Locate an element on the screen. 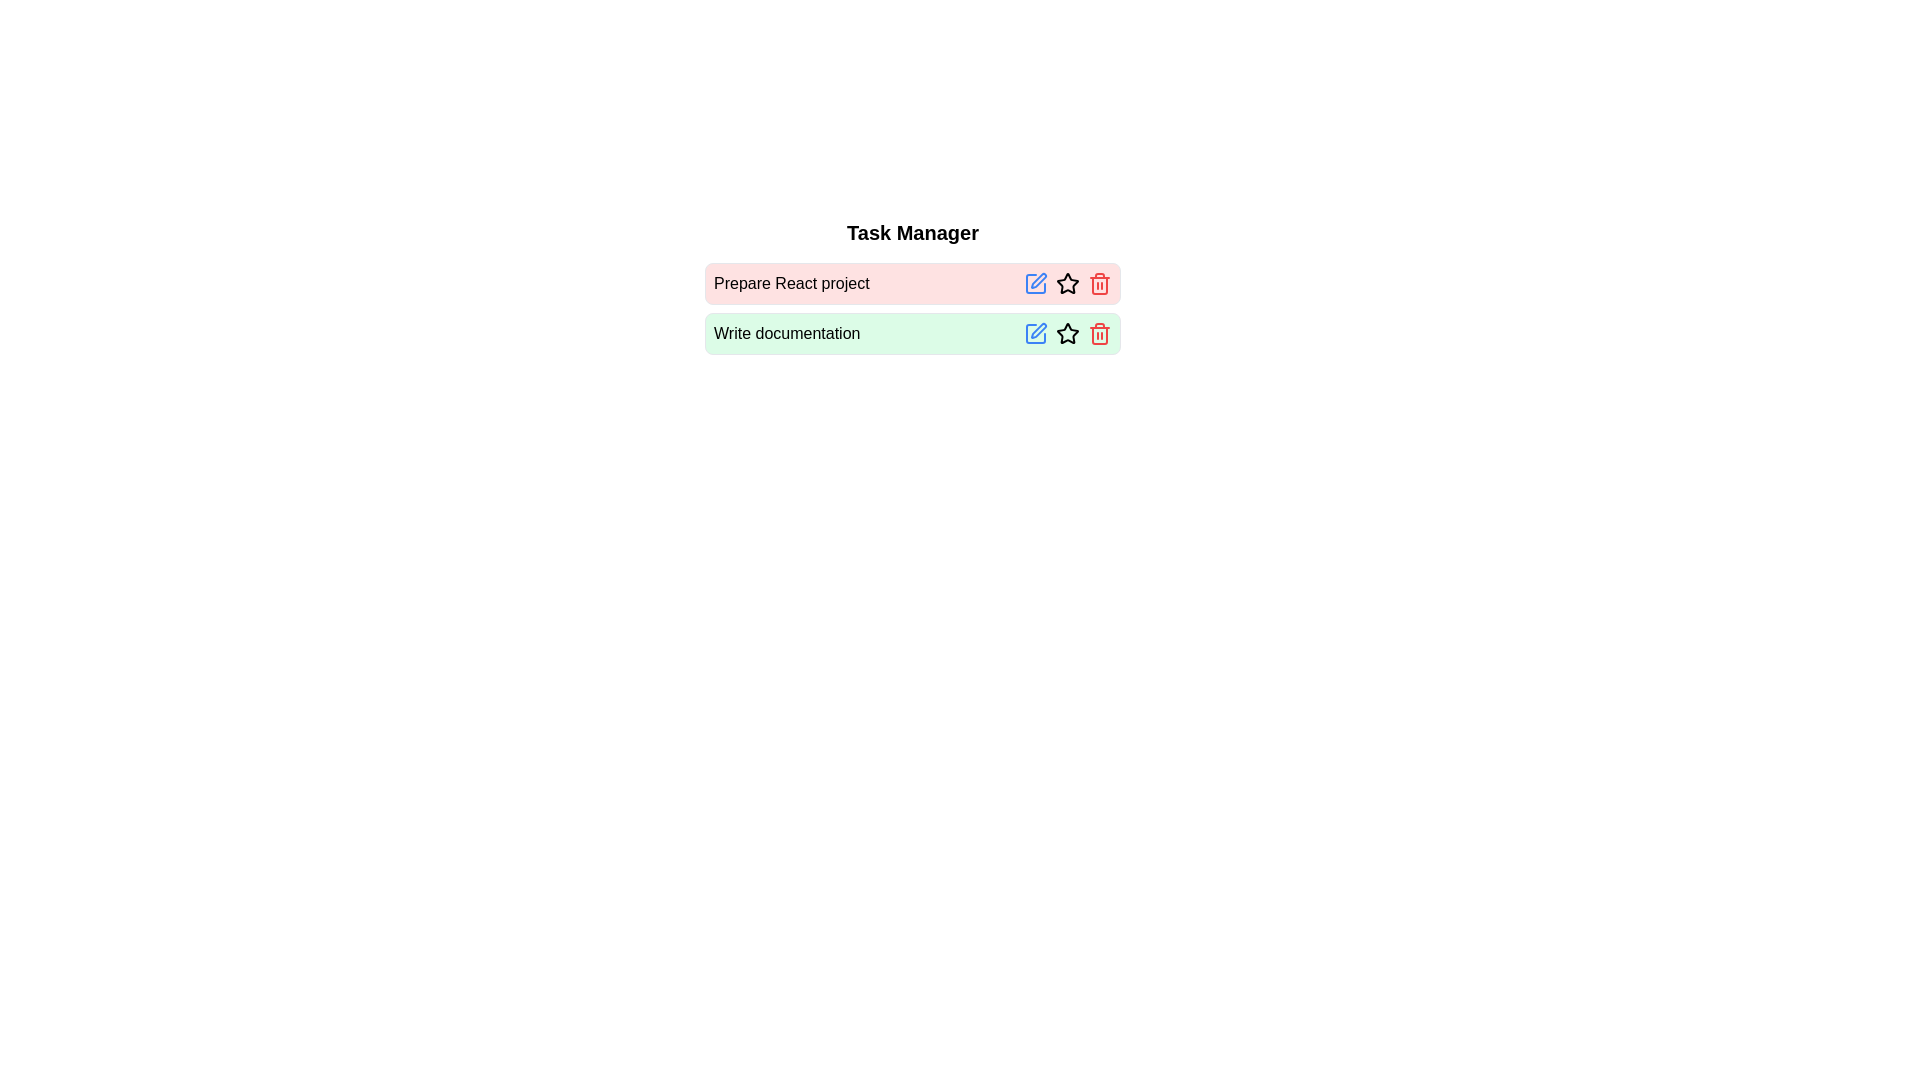 The image size is (1920, 1080). the Icon Button adjacent to the 'Prepare React project' task entry is located at coordinates (1067, 284).